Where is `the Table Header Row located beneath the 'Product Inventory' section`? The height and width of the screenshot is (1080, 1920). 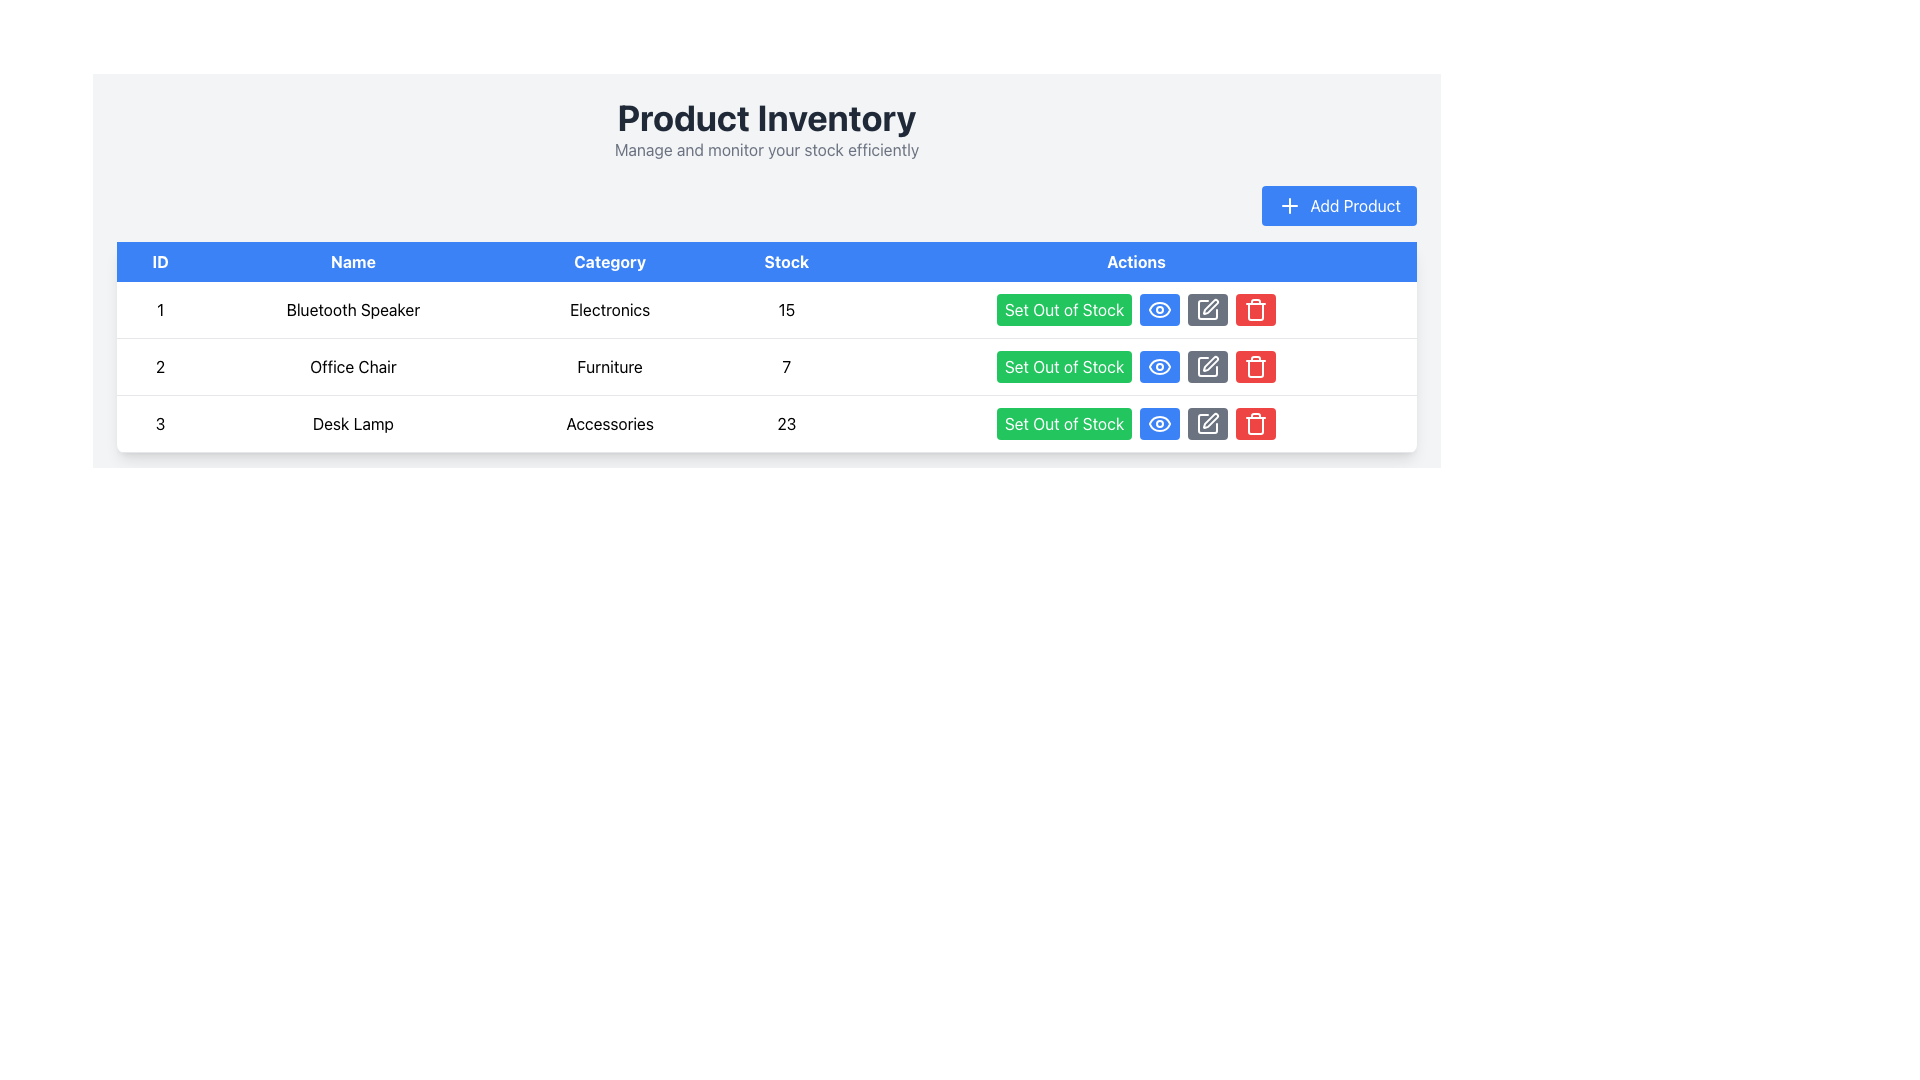
the Table Header Row located beneath the 'Product Inventory' section is located at coordinates (766, 261).